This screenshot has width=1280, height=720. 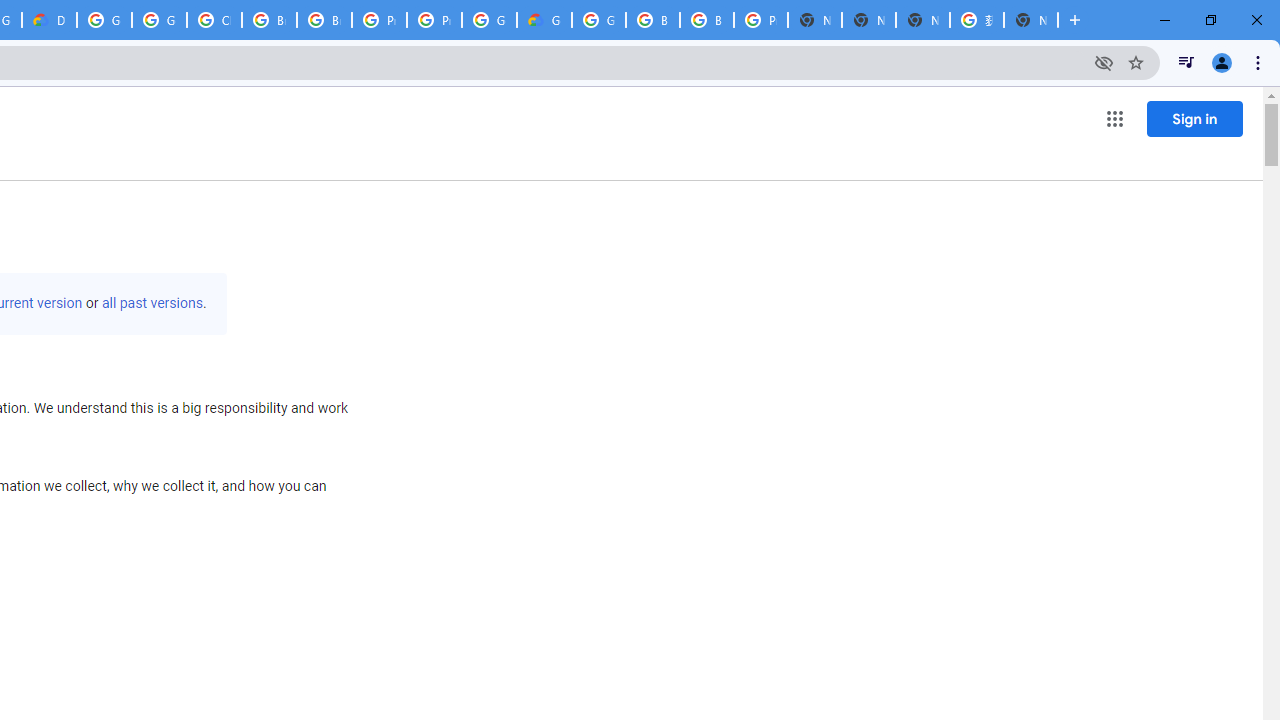 I want to click on 'Google Cloud Estimate Summary', so click(x=544, y=20).